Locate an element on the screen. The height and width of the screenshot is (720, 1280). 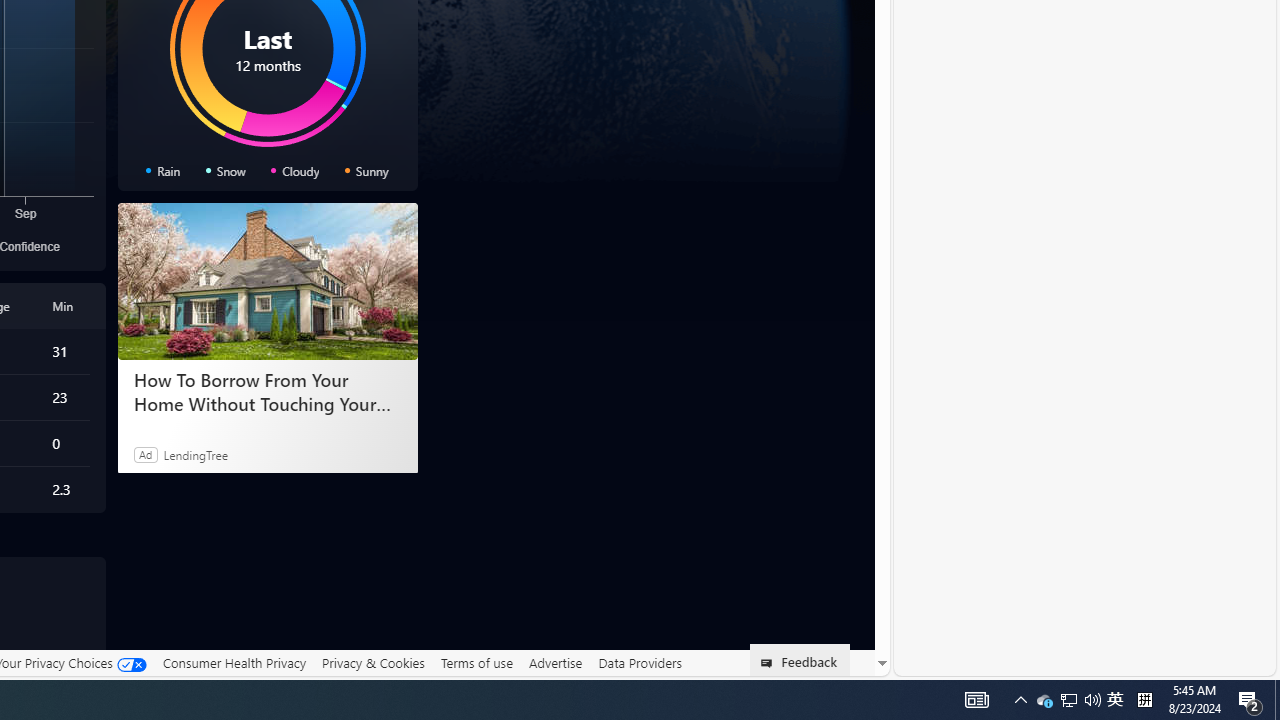
'Class: feedback_link_icon-DS-EntryPoint1-1' is located at coordinates (769, 663).